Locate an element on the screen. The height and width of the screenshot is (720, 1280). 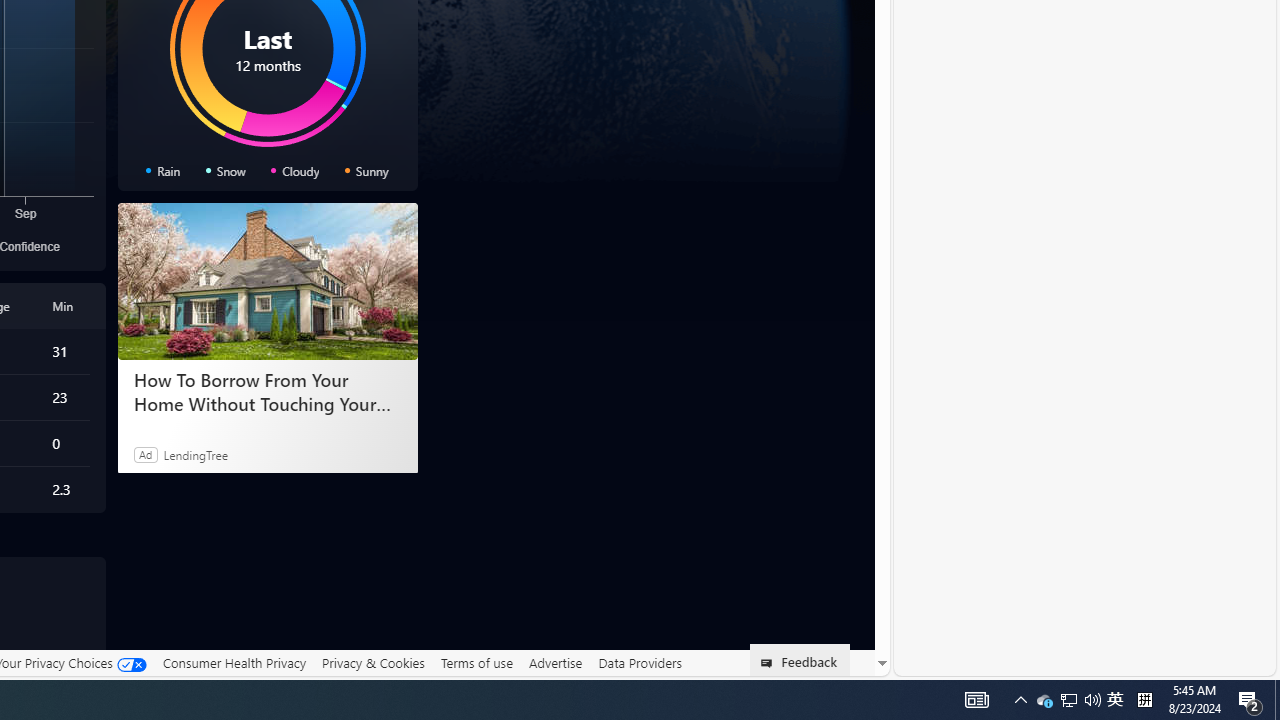
'Class: feedback_link_icon-DS-EntryPoint1-1' is located at coordinates (769, 663).